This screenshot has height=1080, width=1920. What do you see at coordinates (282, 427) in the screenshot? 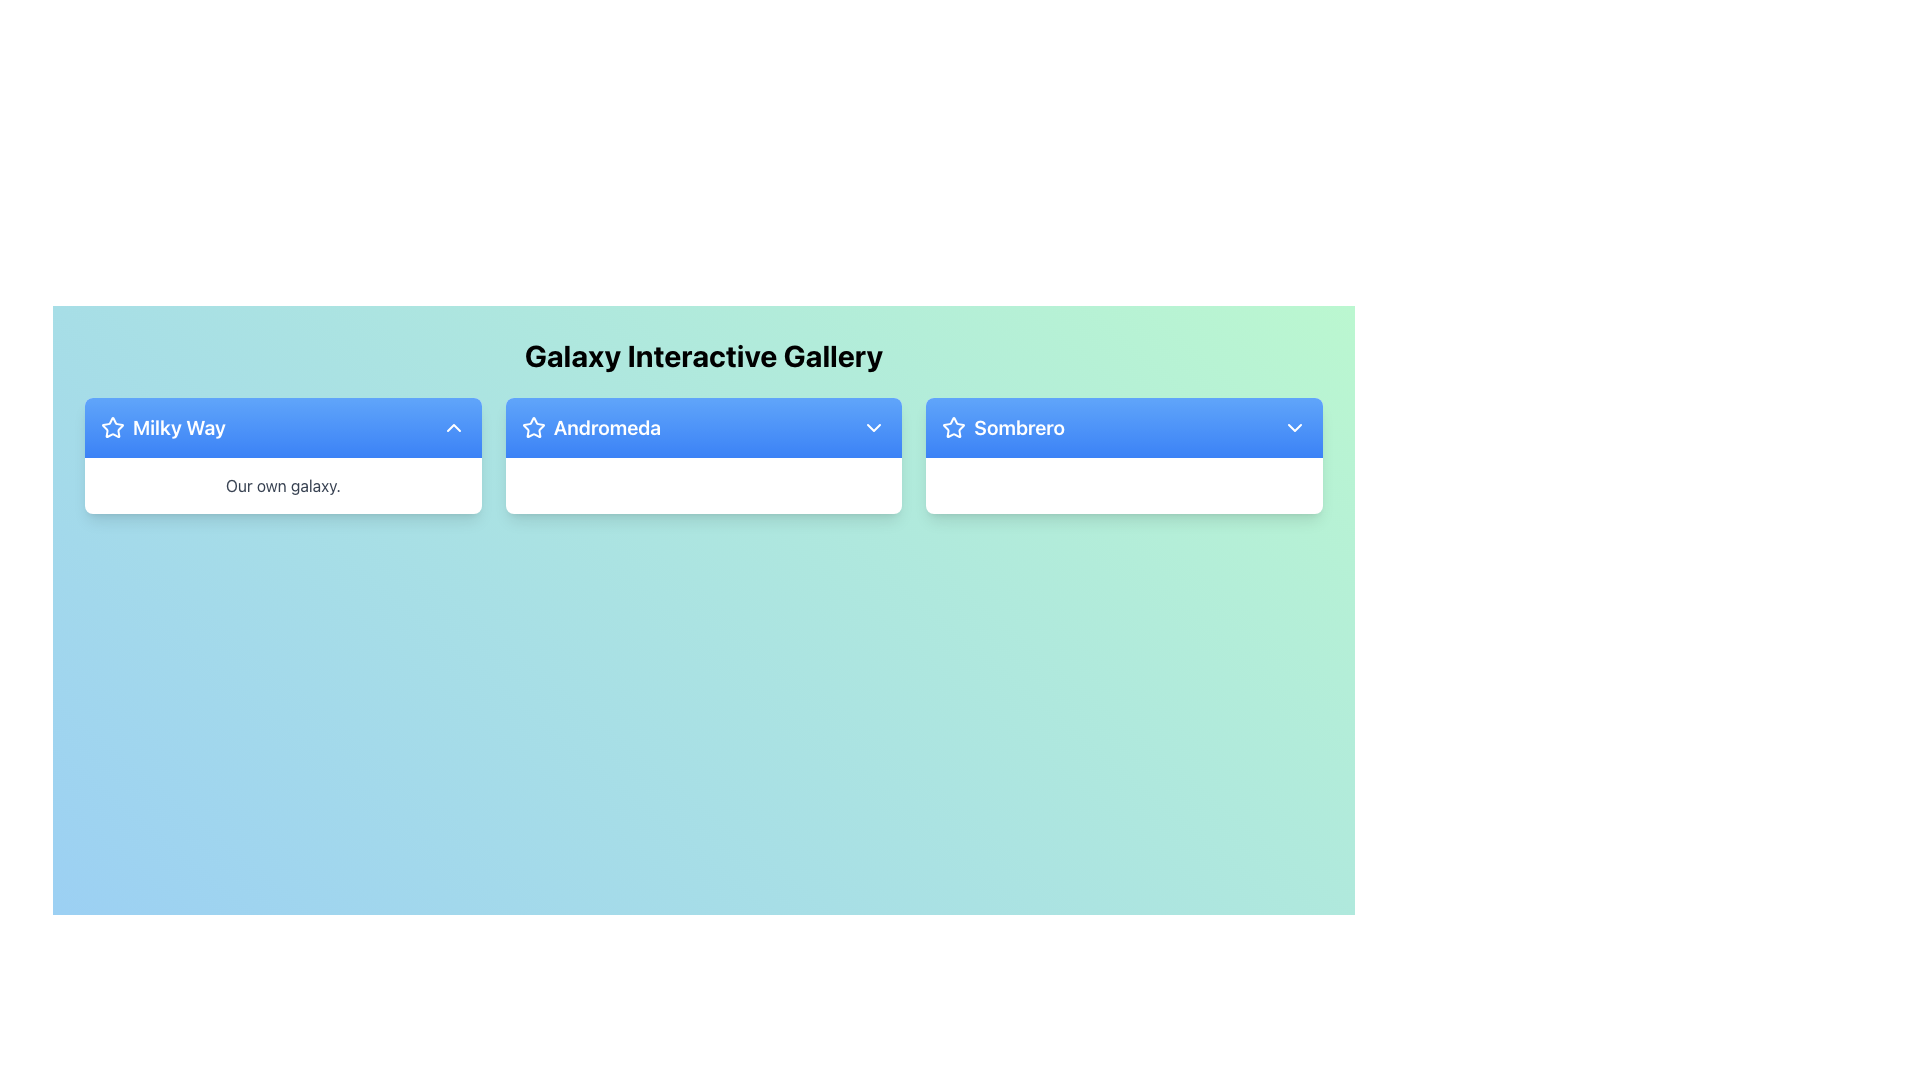
I see `the header section titled 'Milky Way' featuring a star icon on the left and an upward-facing chevron icon on the right` at bounding box center [282, 427].